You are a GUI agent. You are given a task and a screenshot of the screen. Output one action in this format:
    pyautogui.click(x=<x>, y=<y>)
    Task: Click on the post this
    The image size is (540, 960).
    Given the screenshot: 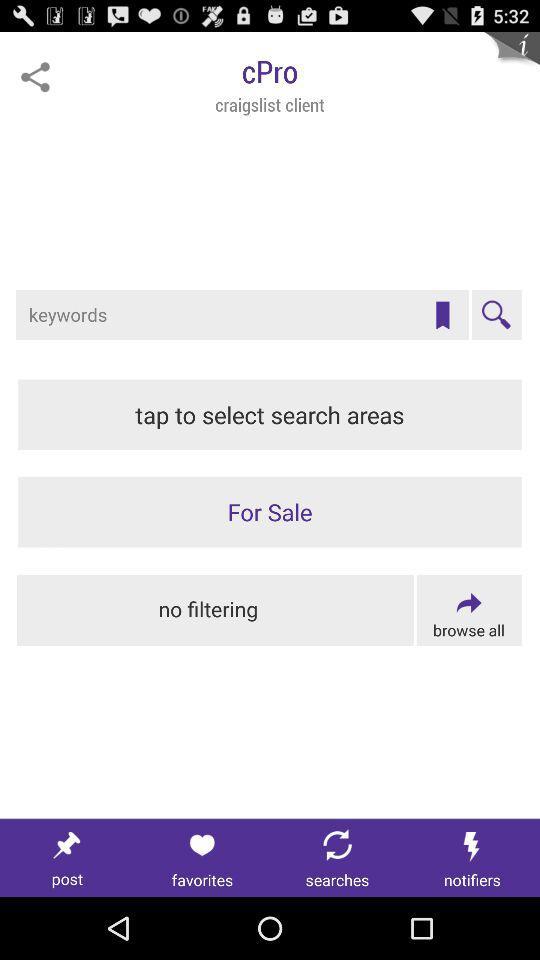 What is the action you would take?
    pyautogui.click(x=67, y=857)
    